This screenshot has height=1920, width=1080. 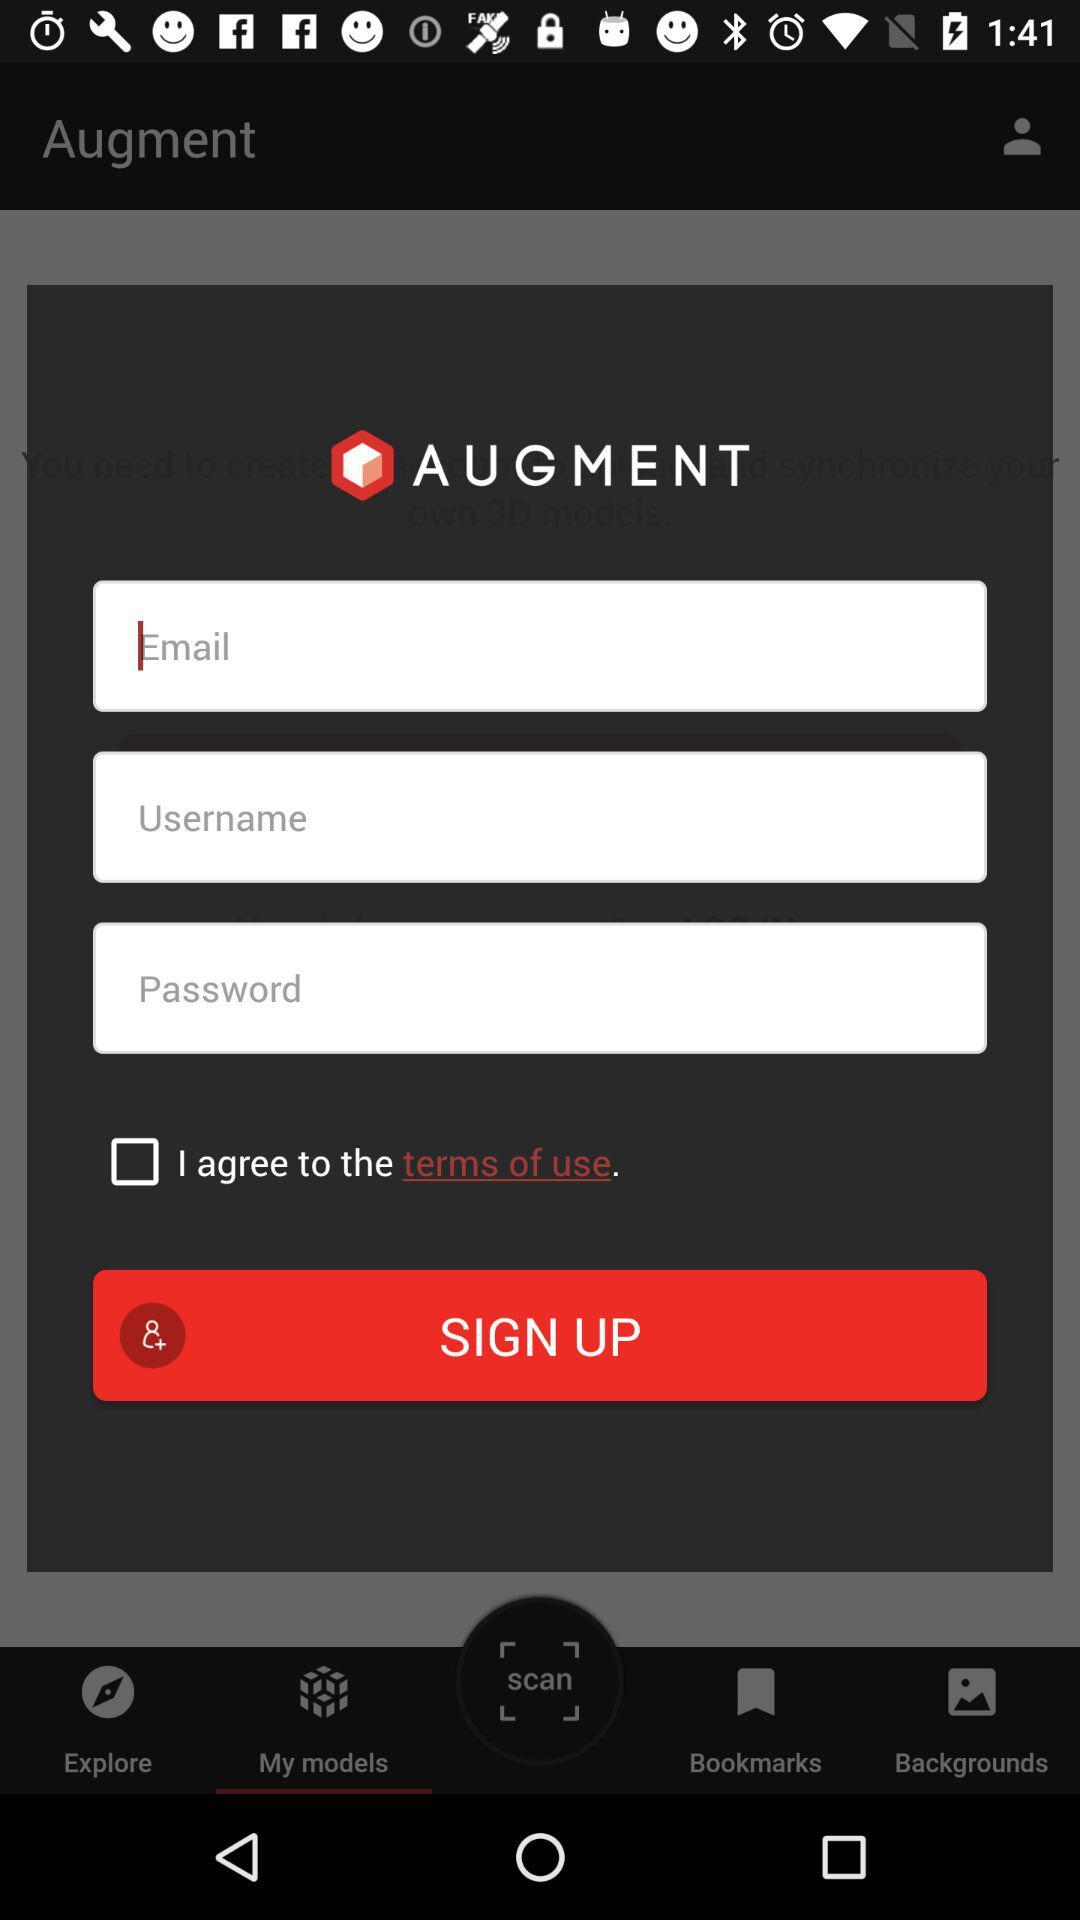 What do you see at coordinates (540, 1335) in the screenshot?
I see `icon at the bottom` at bounding box center [540, 1335].